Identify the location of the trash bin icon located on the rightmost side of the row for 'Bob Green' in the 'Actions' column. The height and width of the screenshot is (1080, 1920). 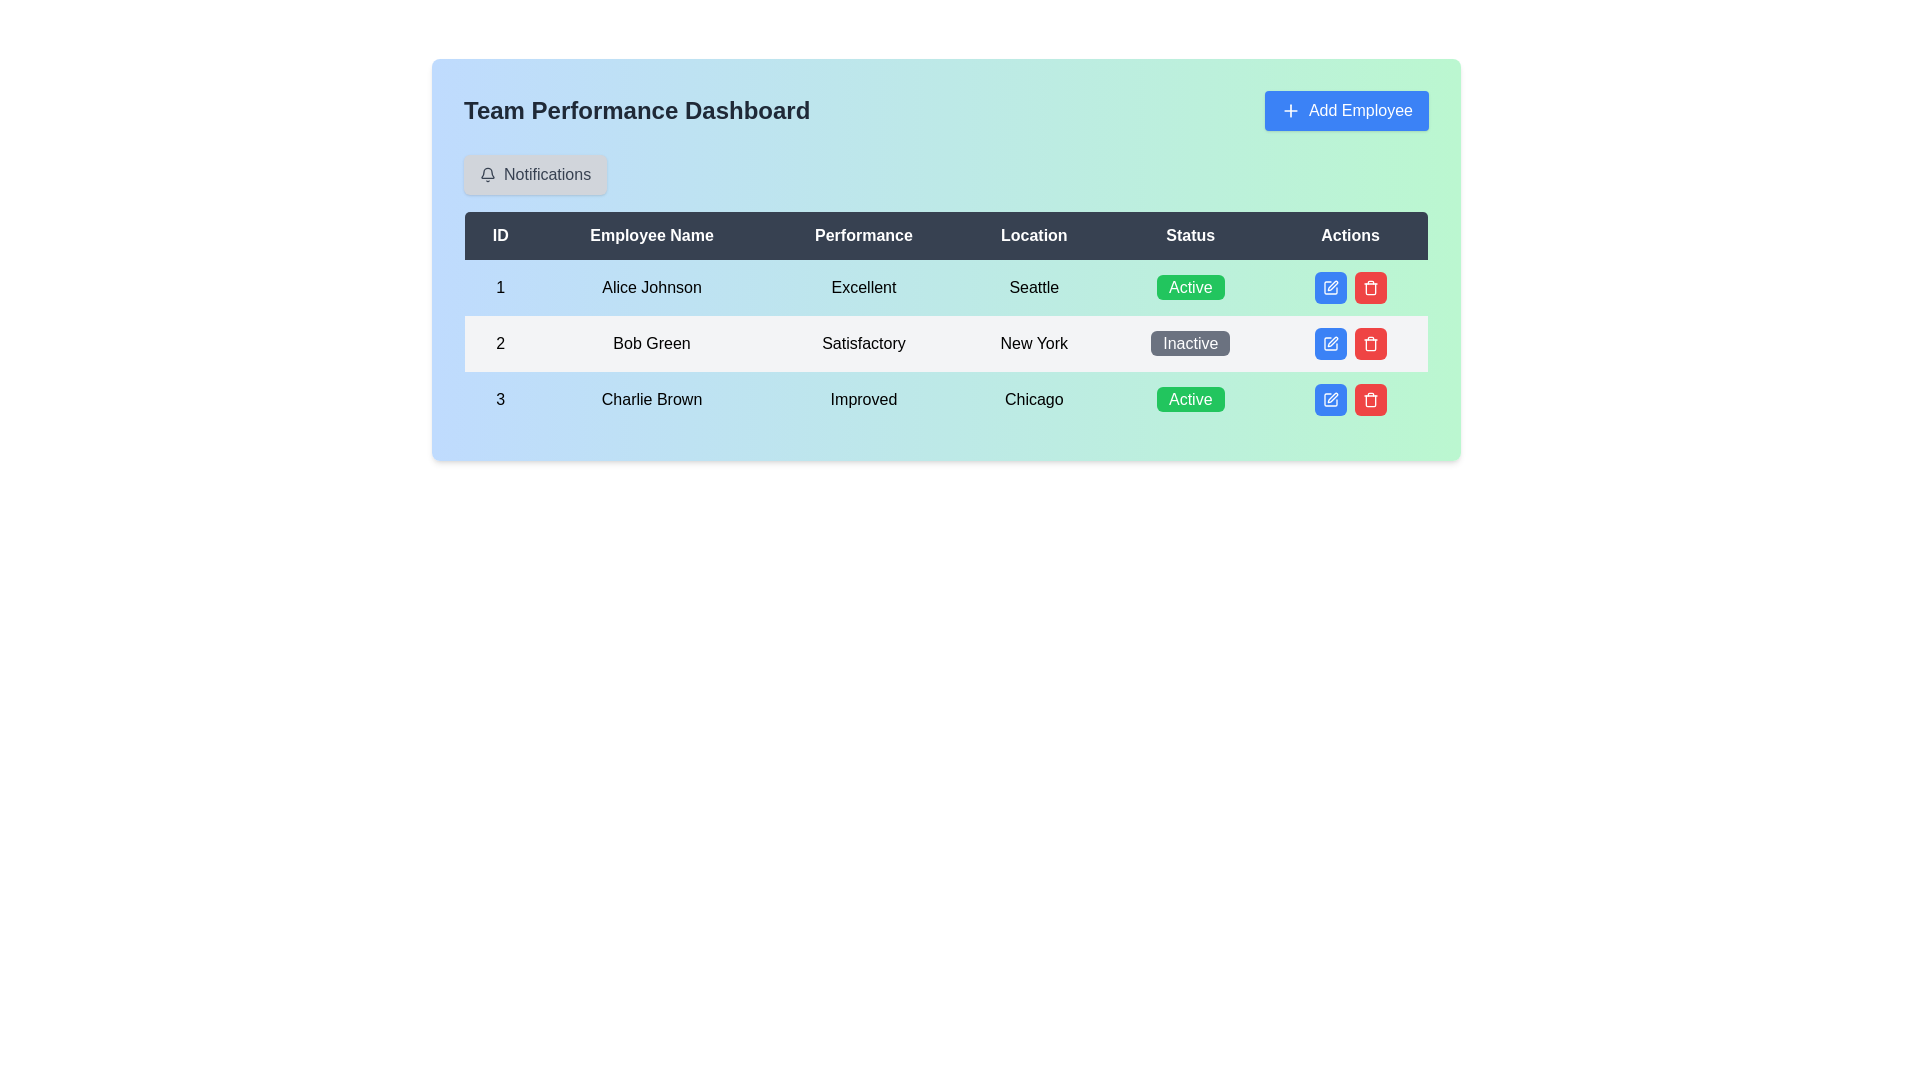
(1369, 400).